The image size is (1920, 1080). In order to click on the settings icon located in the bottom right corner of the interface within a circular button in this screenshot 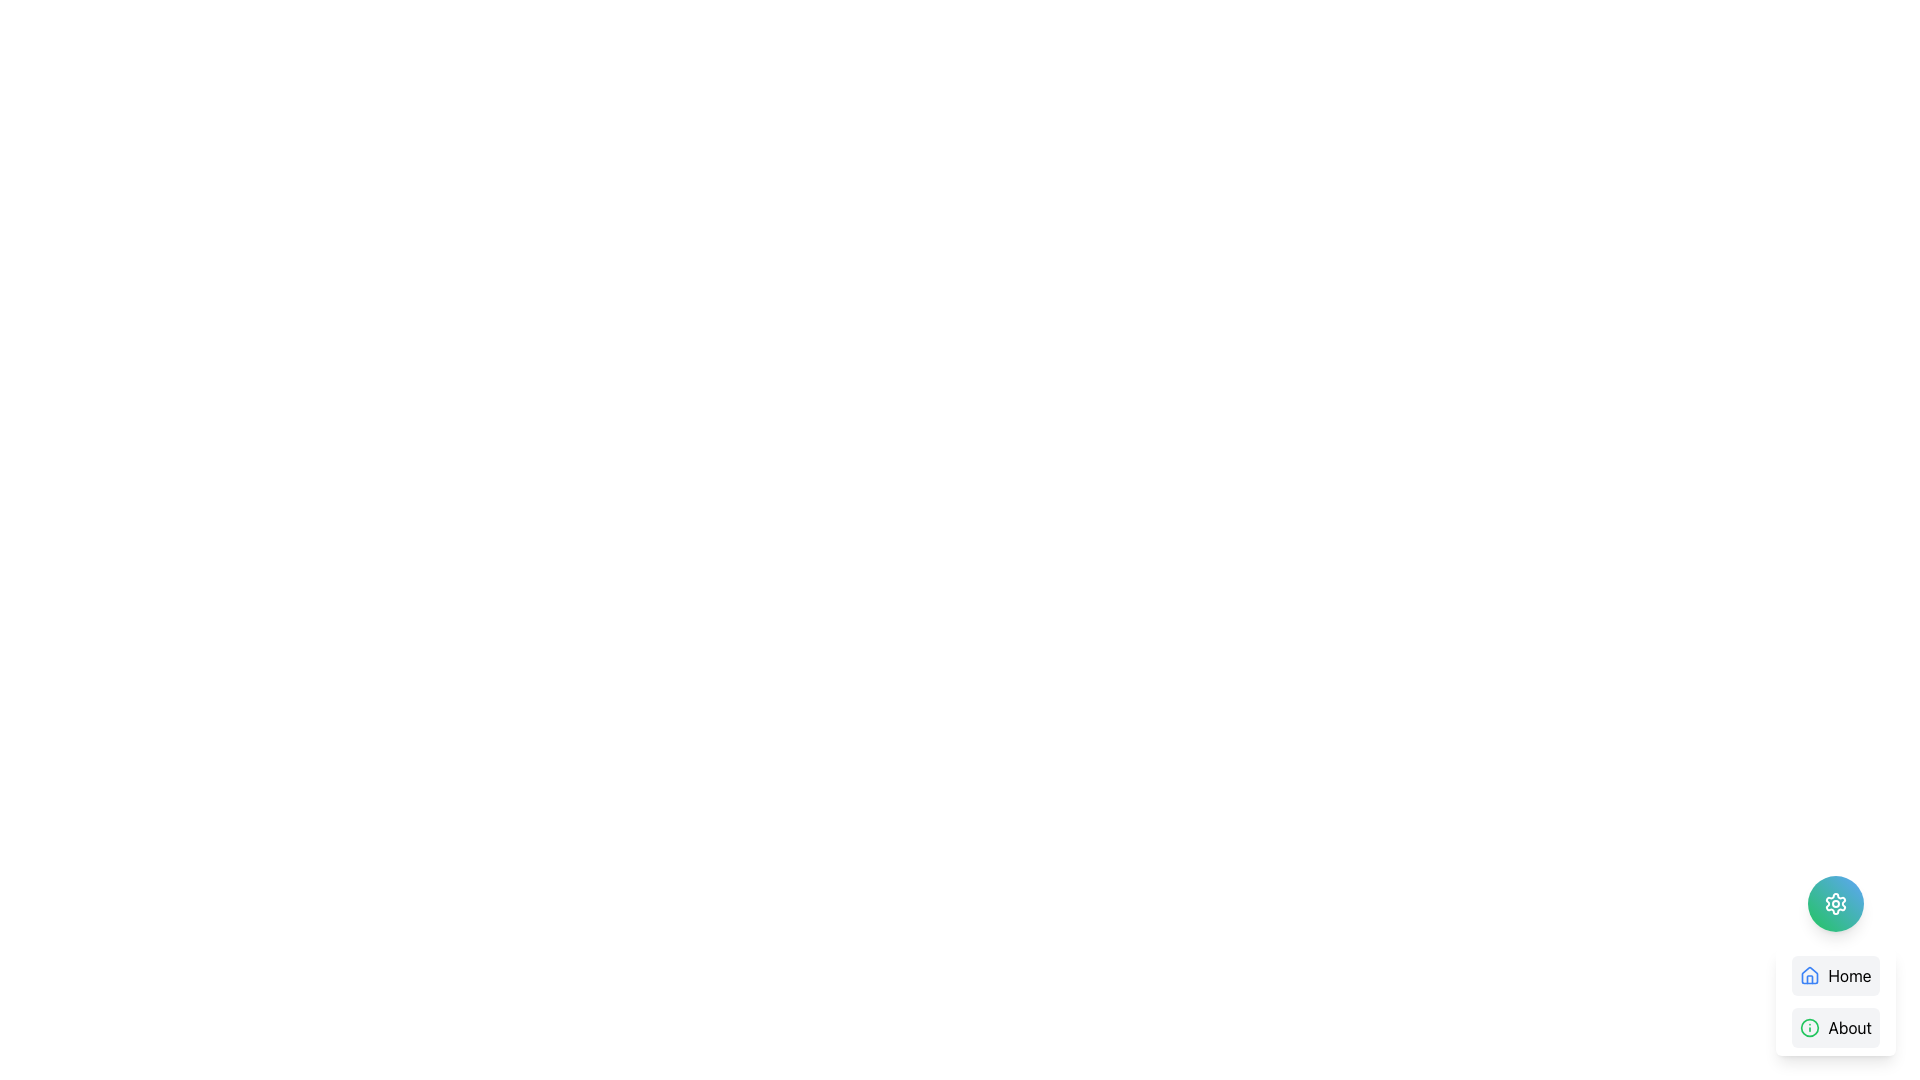, I will do `click(1836, 903)`.